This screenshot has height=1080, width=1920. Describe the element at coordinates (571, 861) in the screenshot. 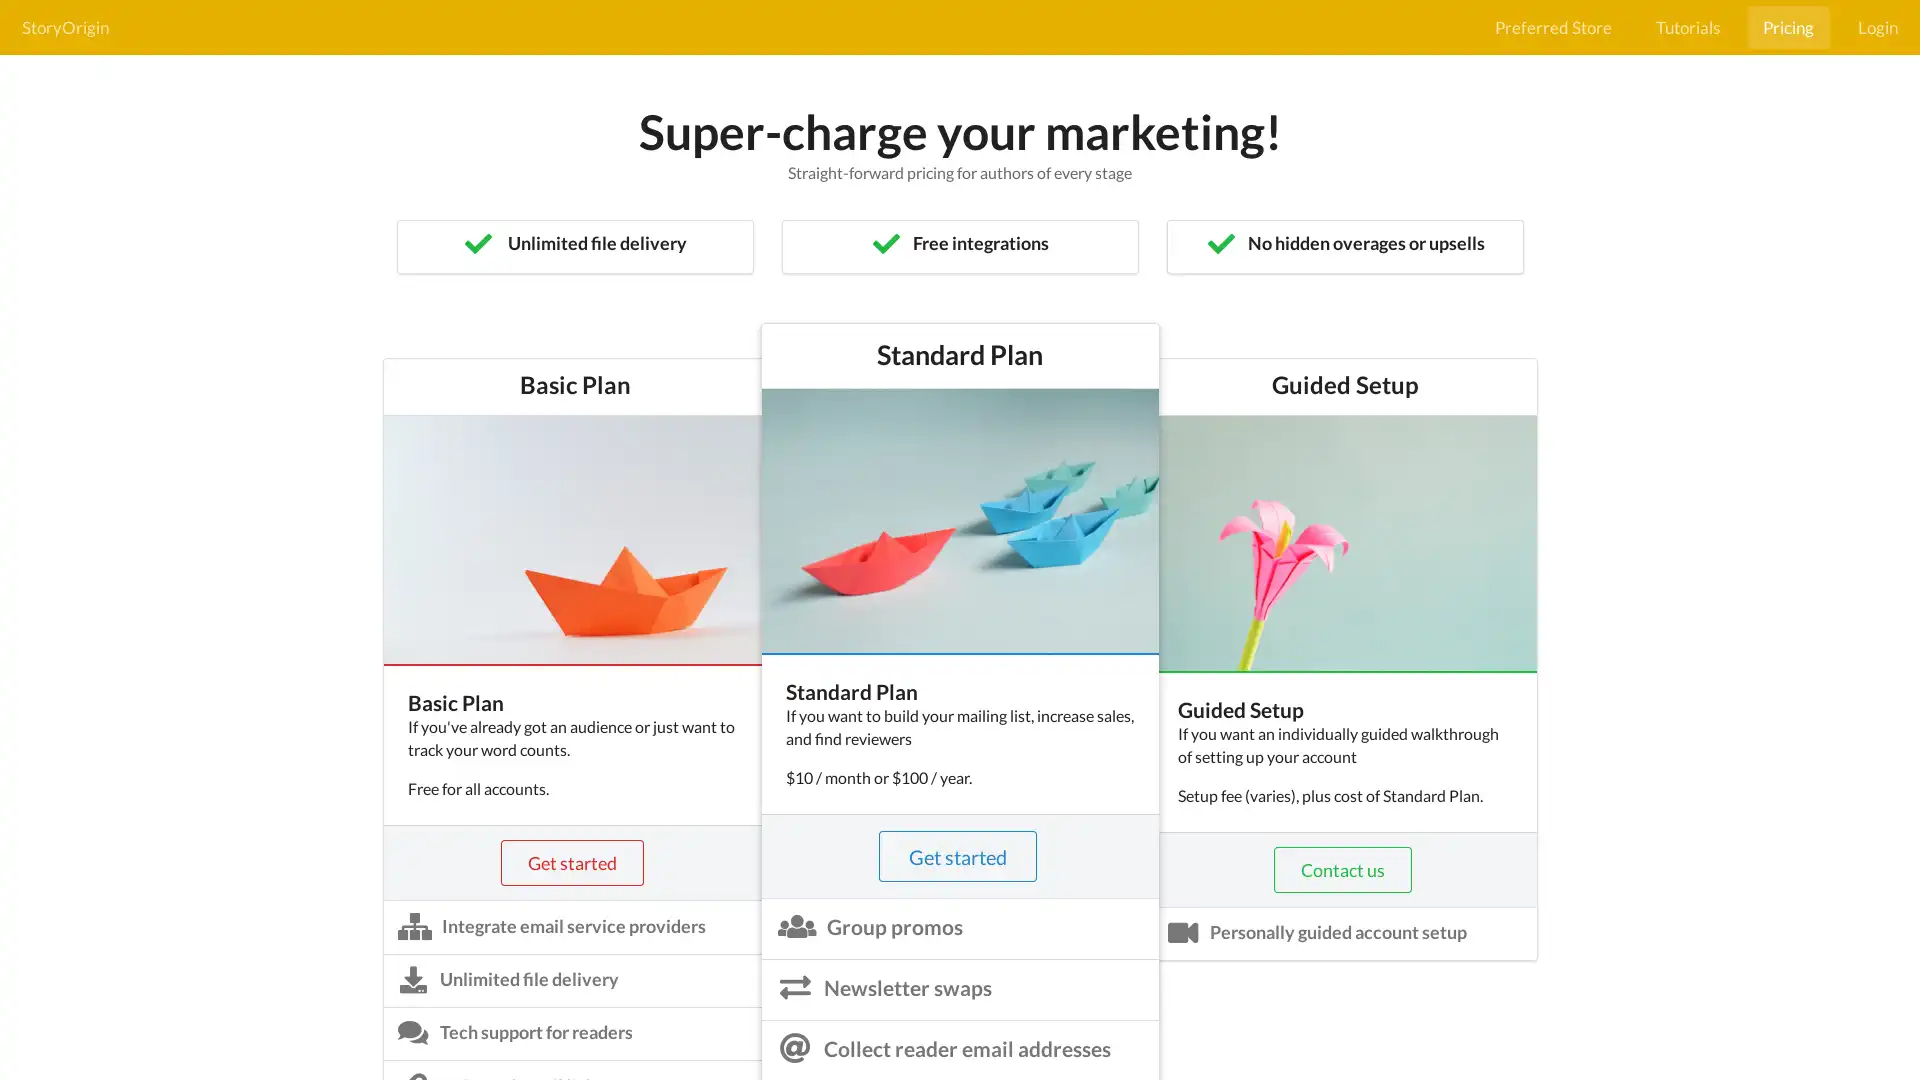

I see `Get started` at that location.